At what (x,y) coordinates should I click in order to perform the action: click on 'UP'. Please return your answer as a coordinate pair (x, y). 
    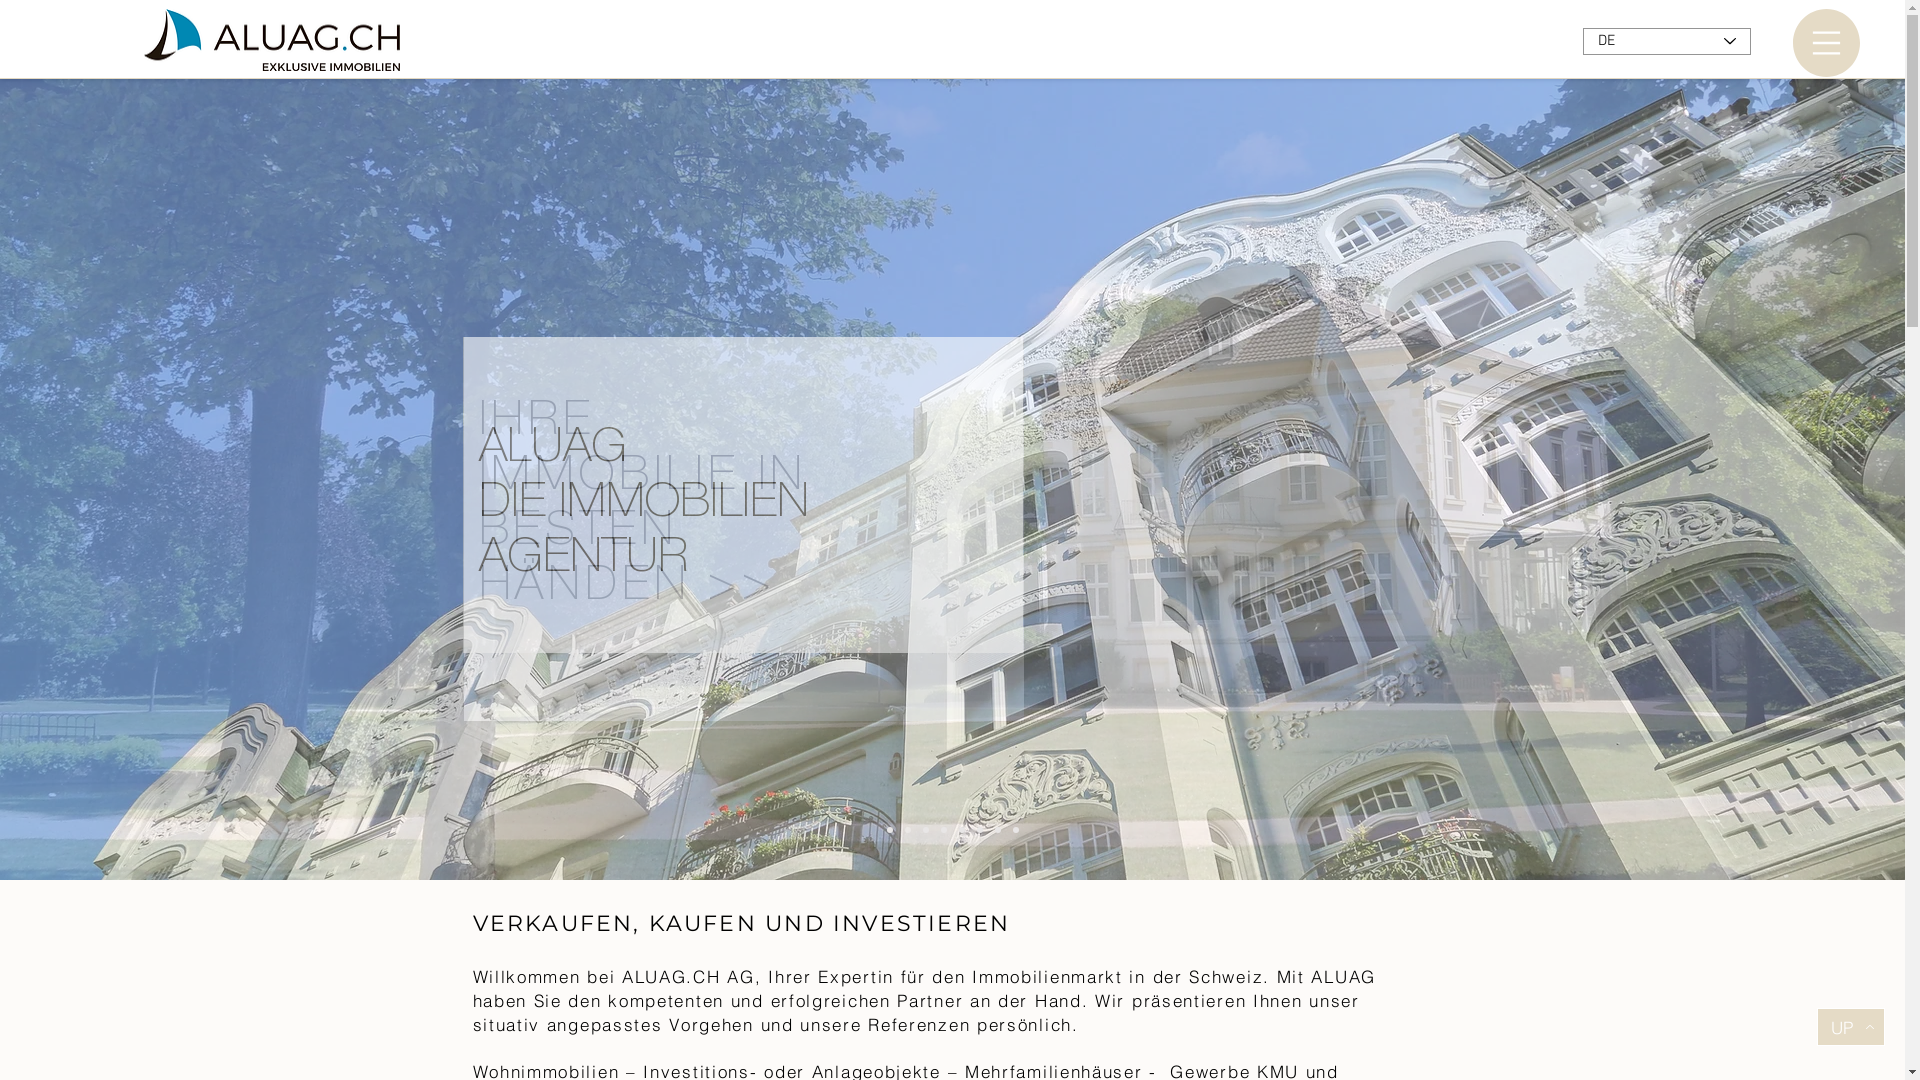
    Looking at the image, I should click on (1850, 1026).